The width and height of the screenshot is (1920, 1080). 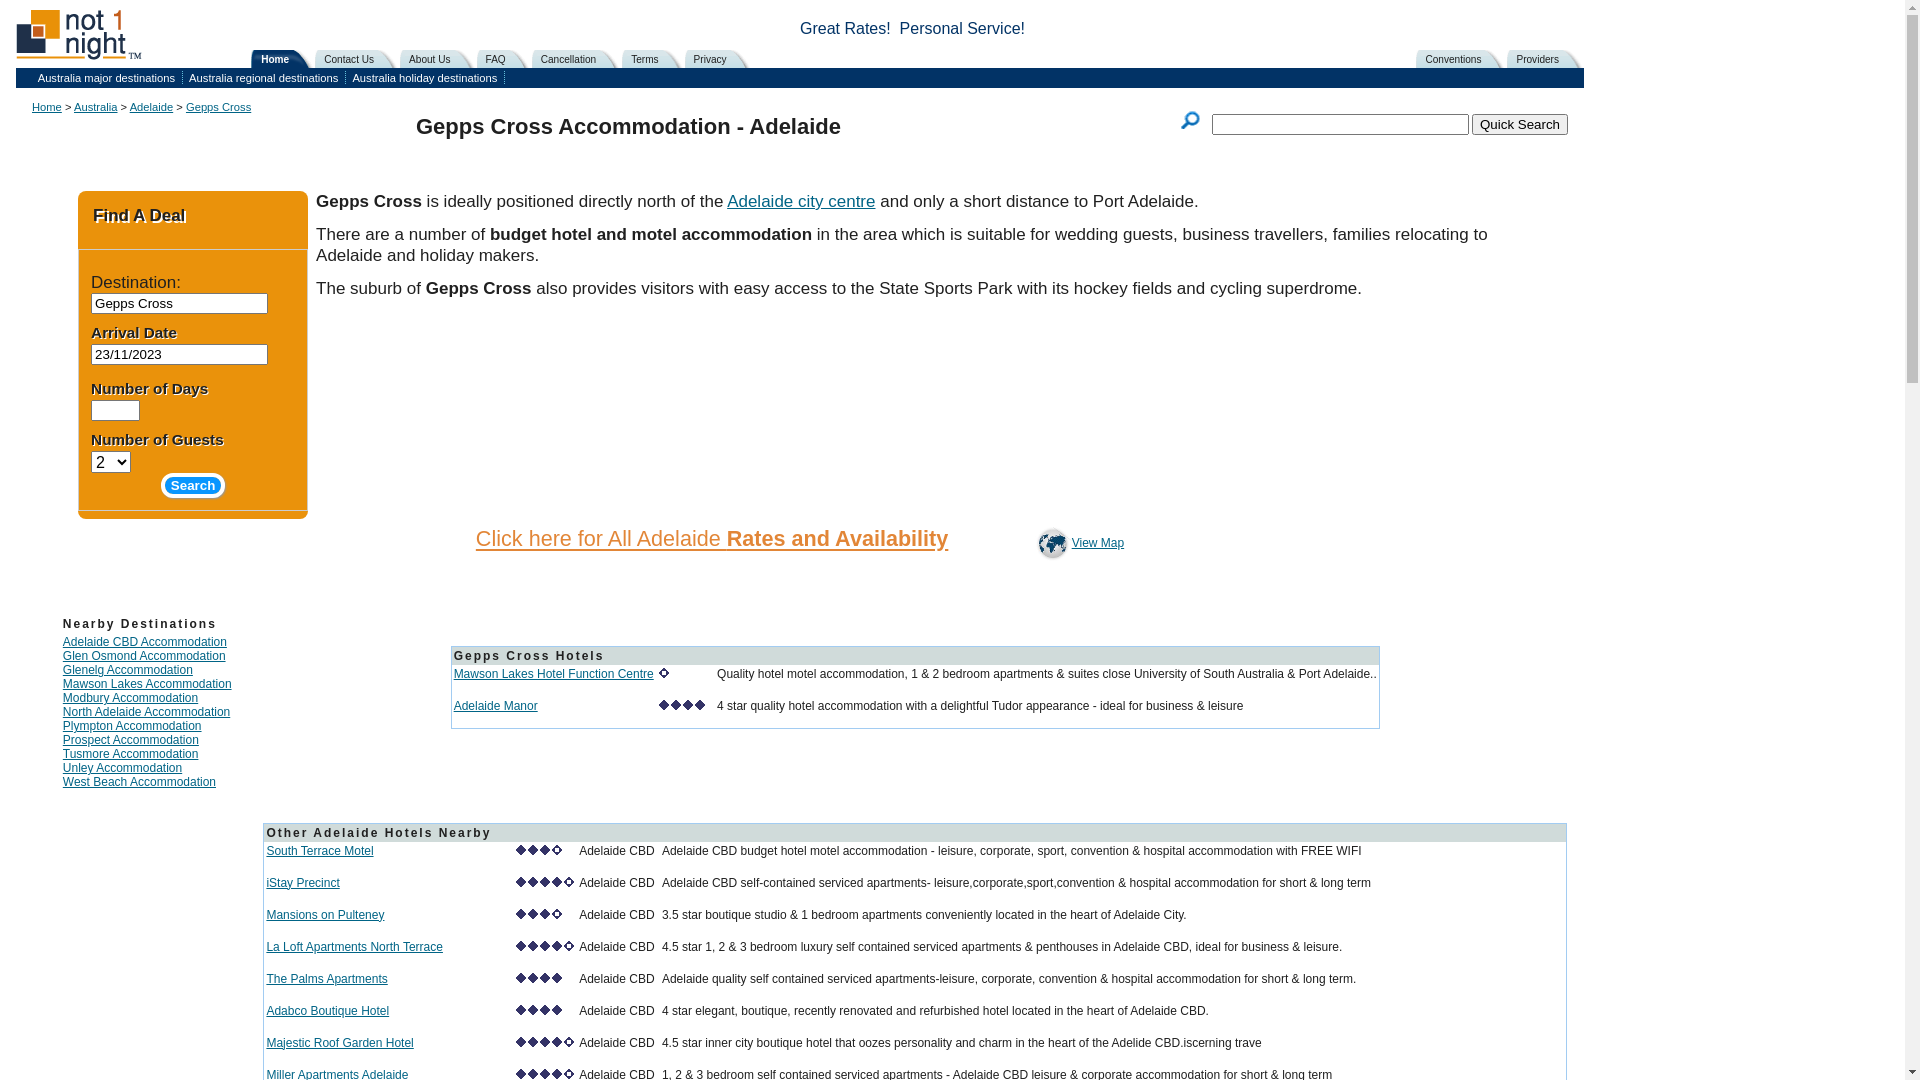 What do you see at coordinates (62, 766) in the screenshot?
I see `'Unley Accommodation'` at bounding box center [62, 766].